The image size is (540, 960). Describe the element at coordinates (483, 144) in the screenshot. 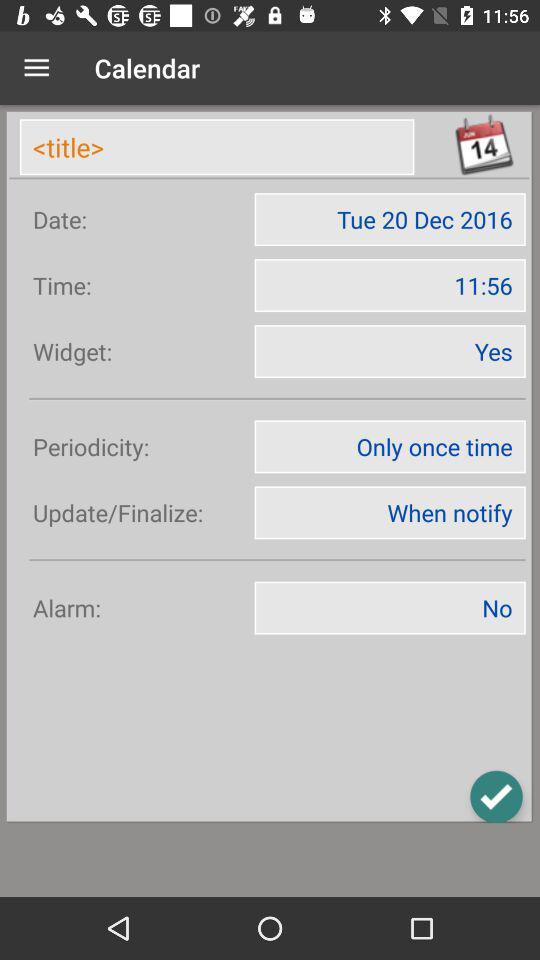

I see `the date_range icon` at that location.